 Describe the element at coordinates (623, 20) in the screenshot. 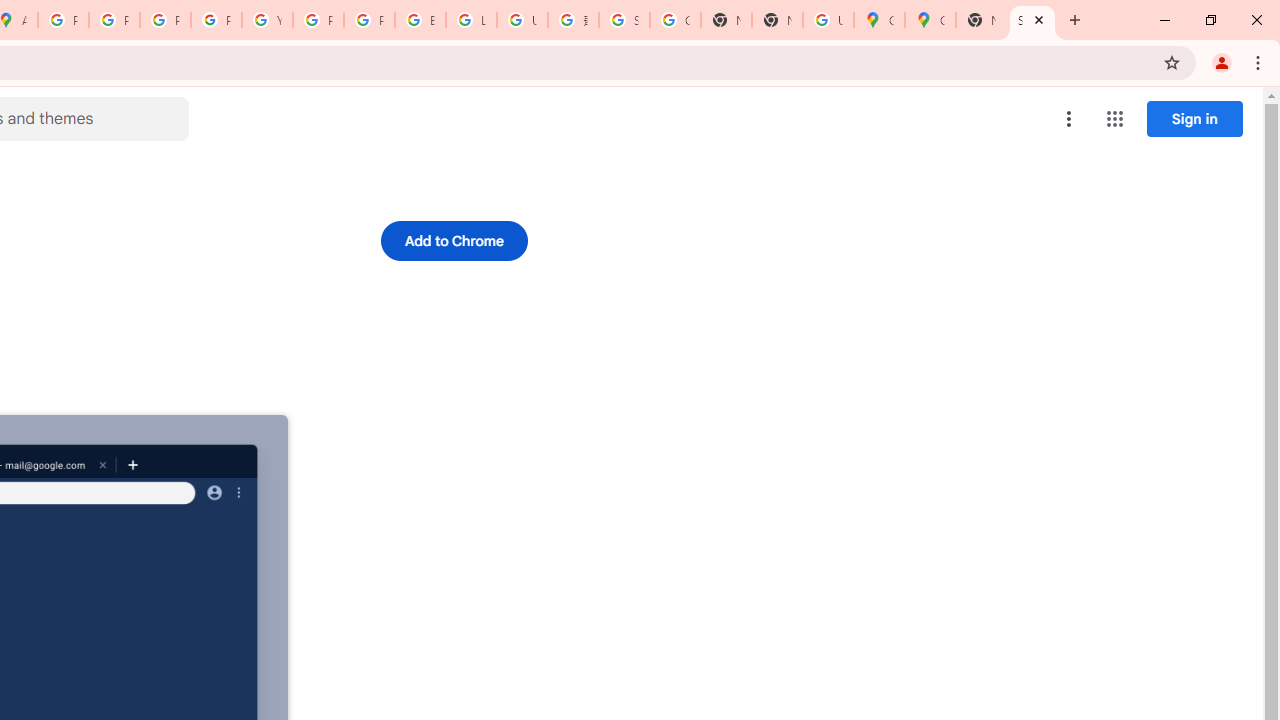

I see `'Sign in - Google Accounts'` at that location.